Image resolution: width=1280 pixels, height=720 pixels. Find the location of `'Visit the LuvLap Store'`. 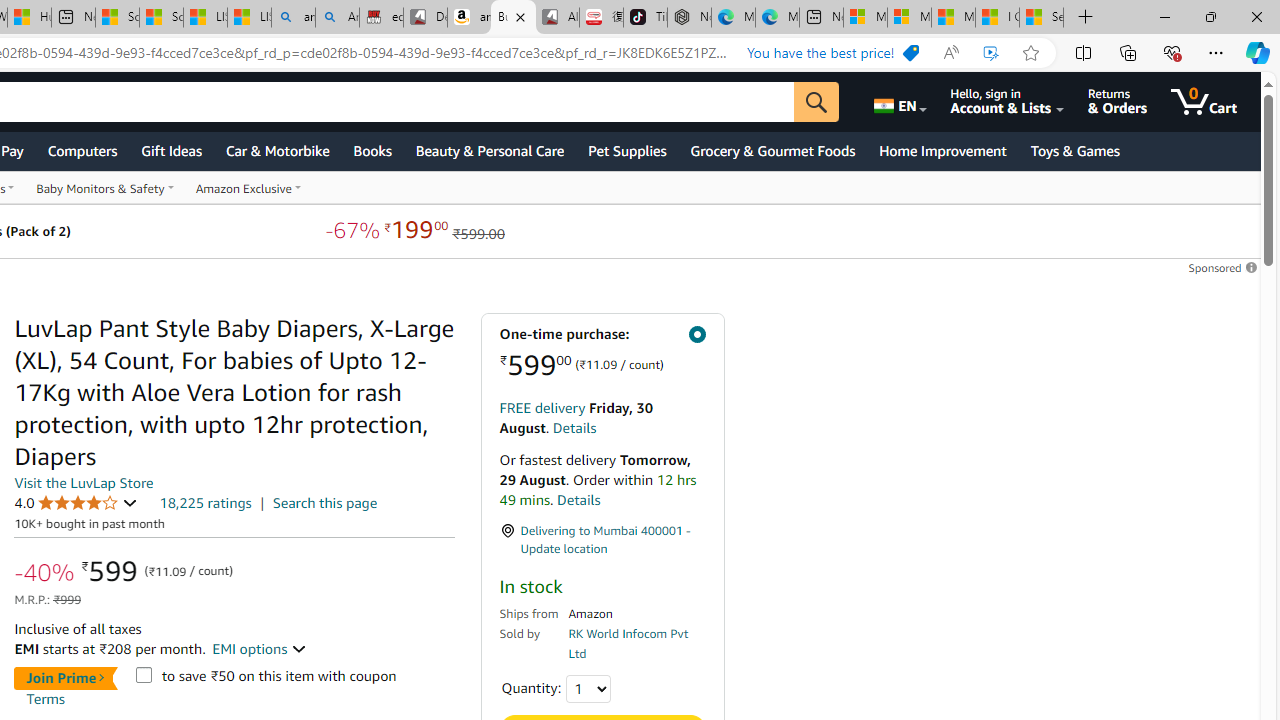

'Visit the LuvLap Store' is located at coordinates (82, 482).